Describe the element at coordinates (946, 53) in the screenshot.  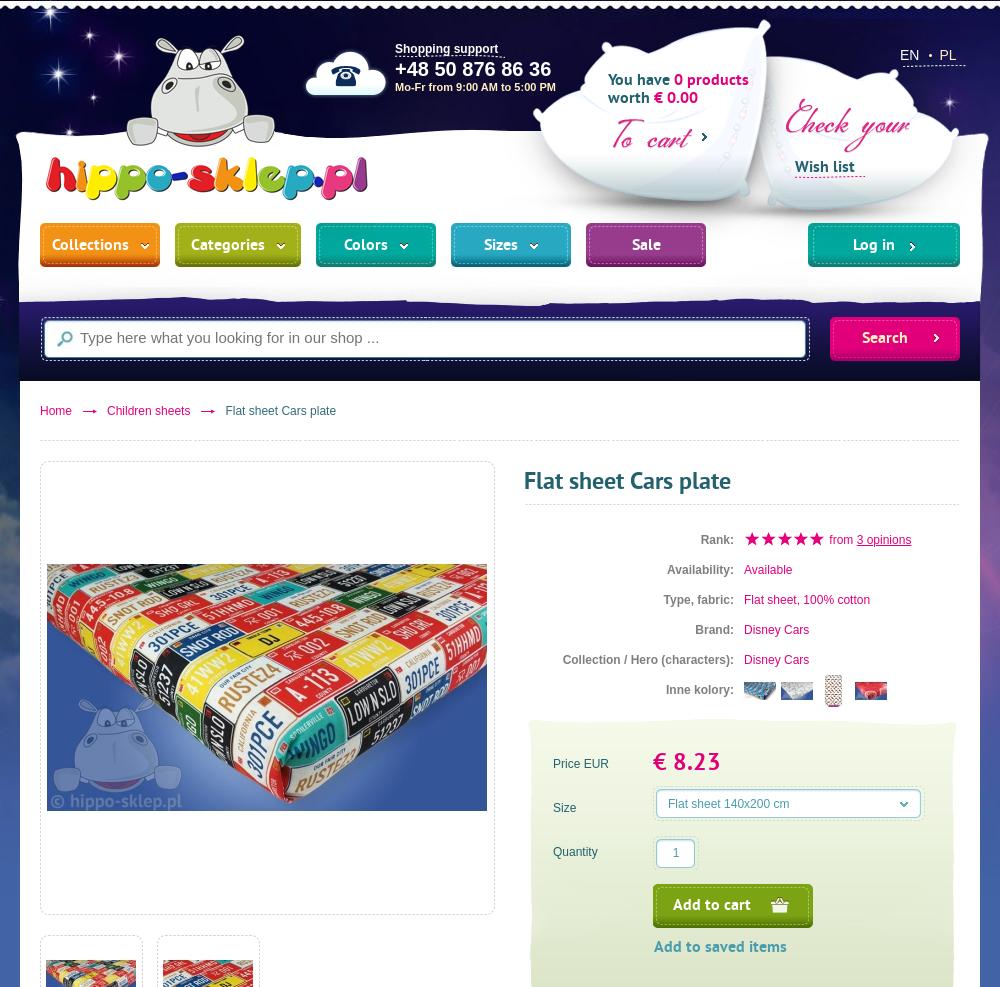
I see `'pl'` at that location.